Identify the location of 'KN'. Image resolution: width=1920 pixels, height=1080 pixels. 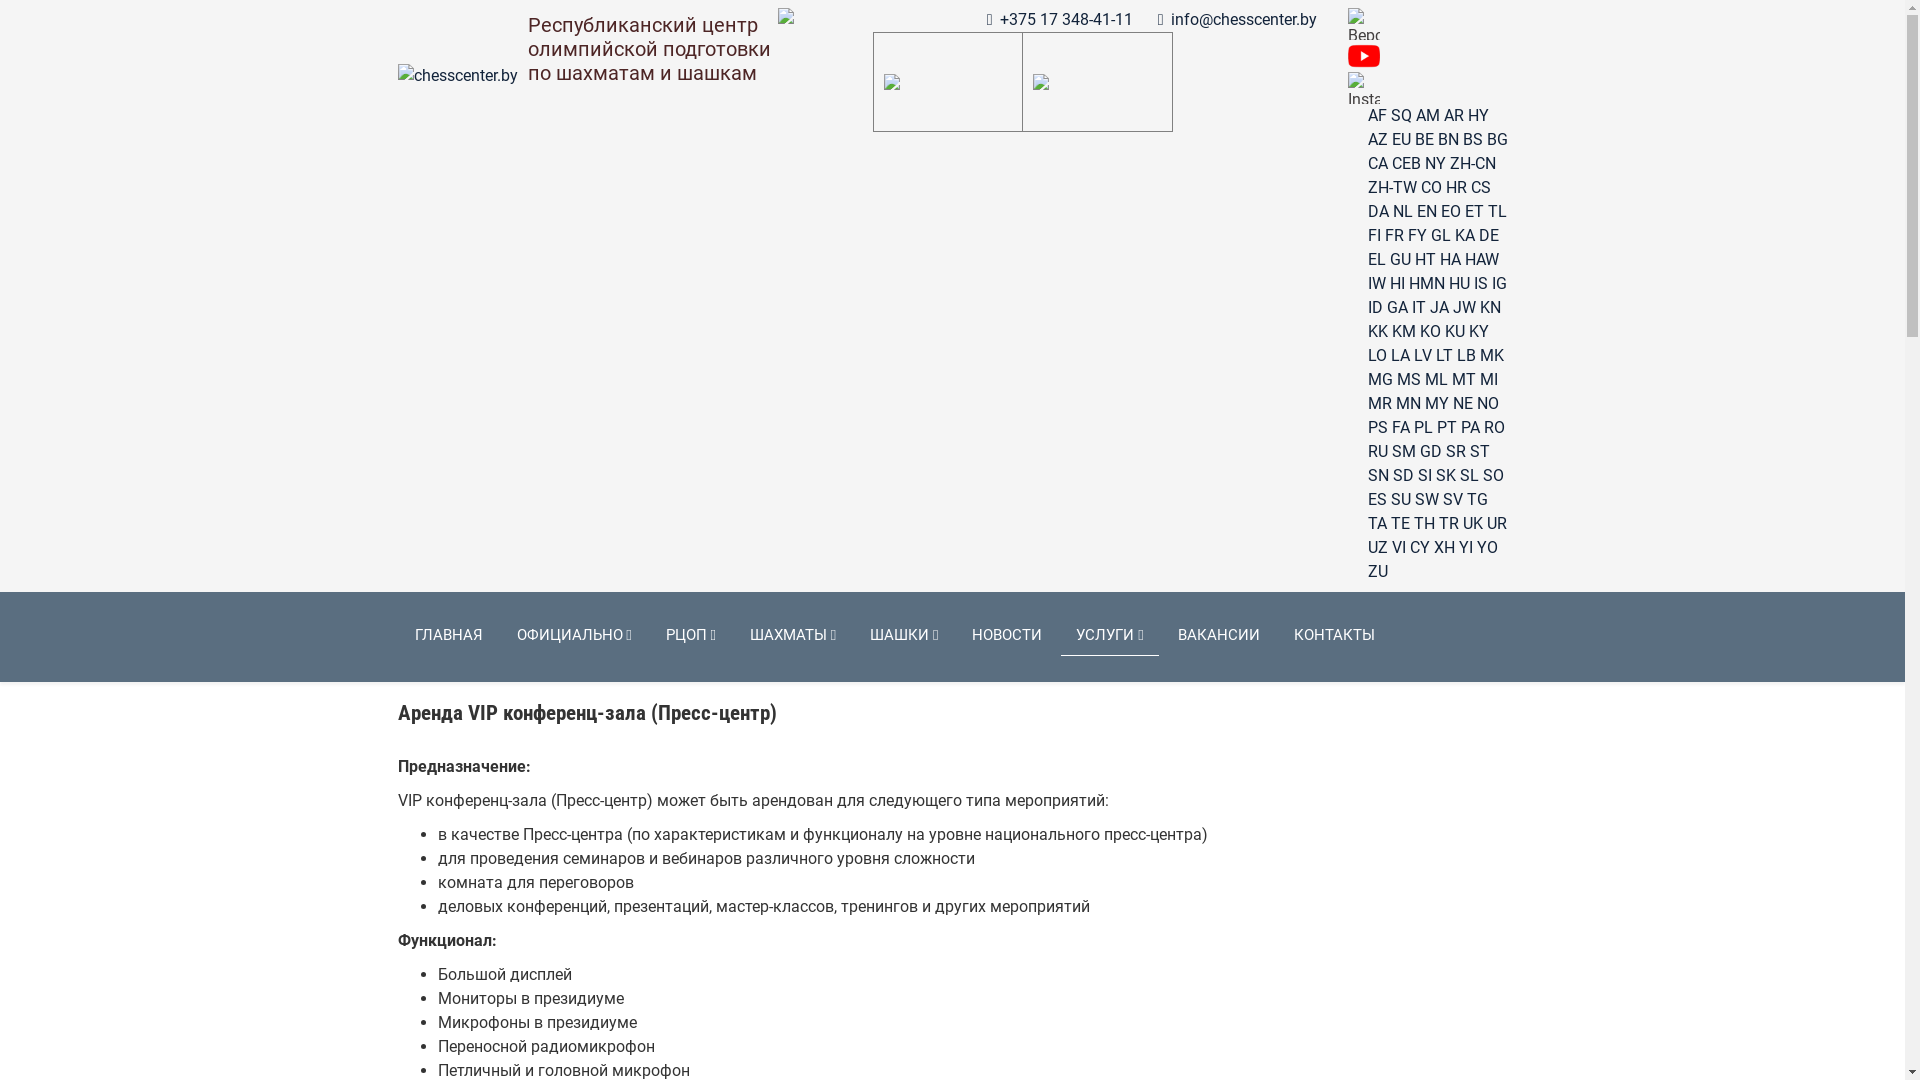
(1490, 307).